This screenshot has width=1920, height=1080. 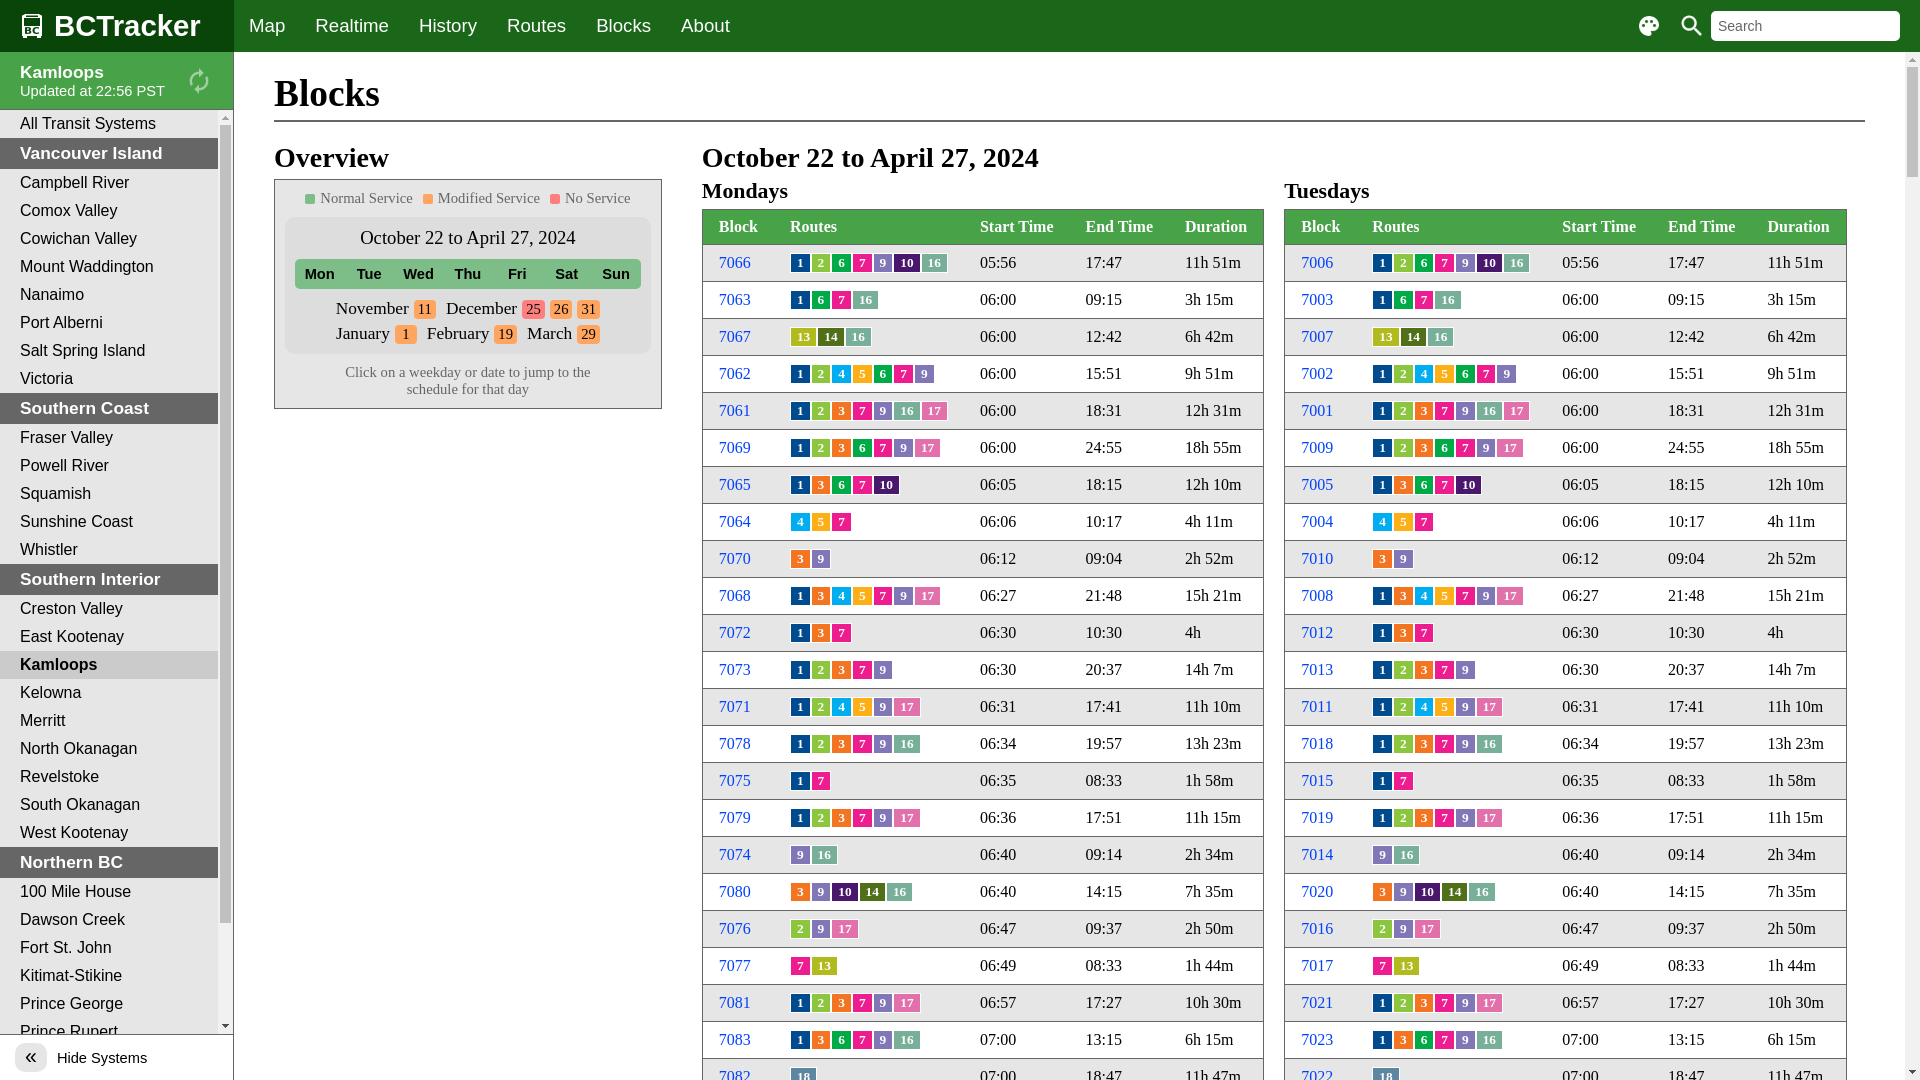 What do you see at coordinates (1316, 890) in the screenshot?
I see `'7020'` at bounding box center [1316, 890].